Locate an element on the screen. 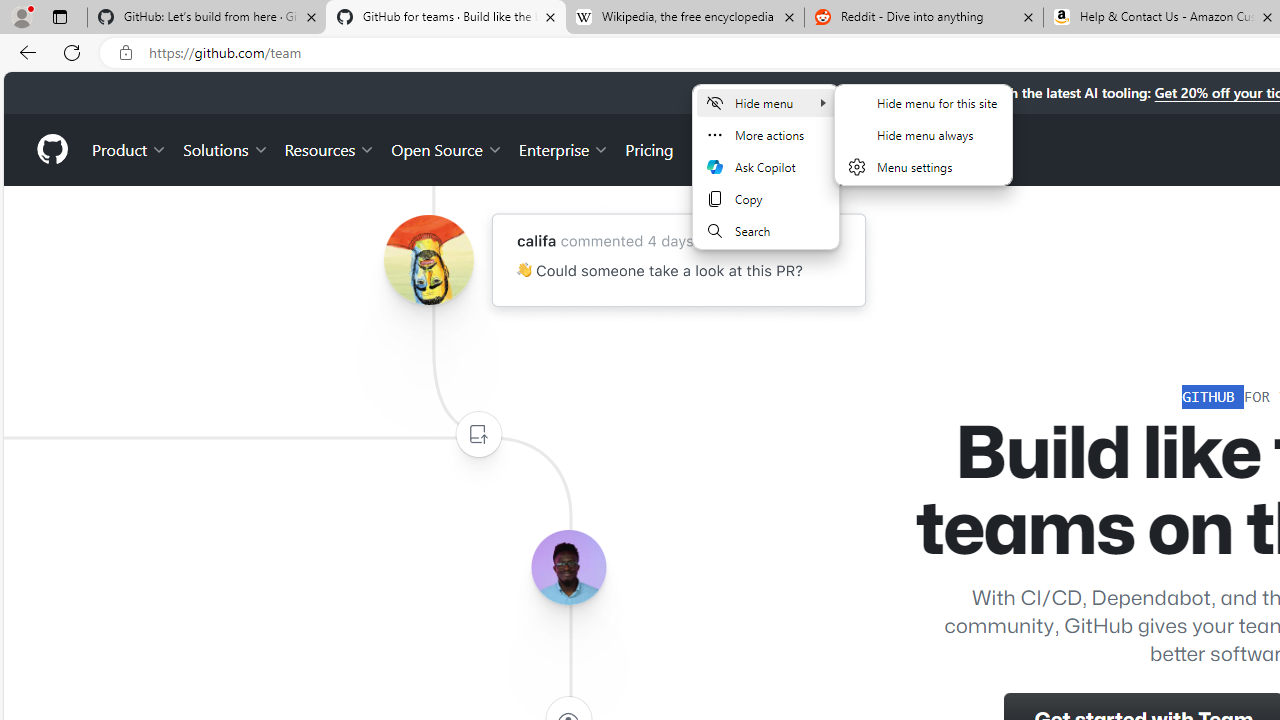  'Hide menu always' is located at coordinates (922, 135).